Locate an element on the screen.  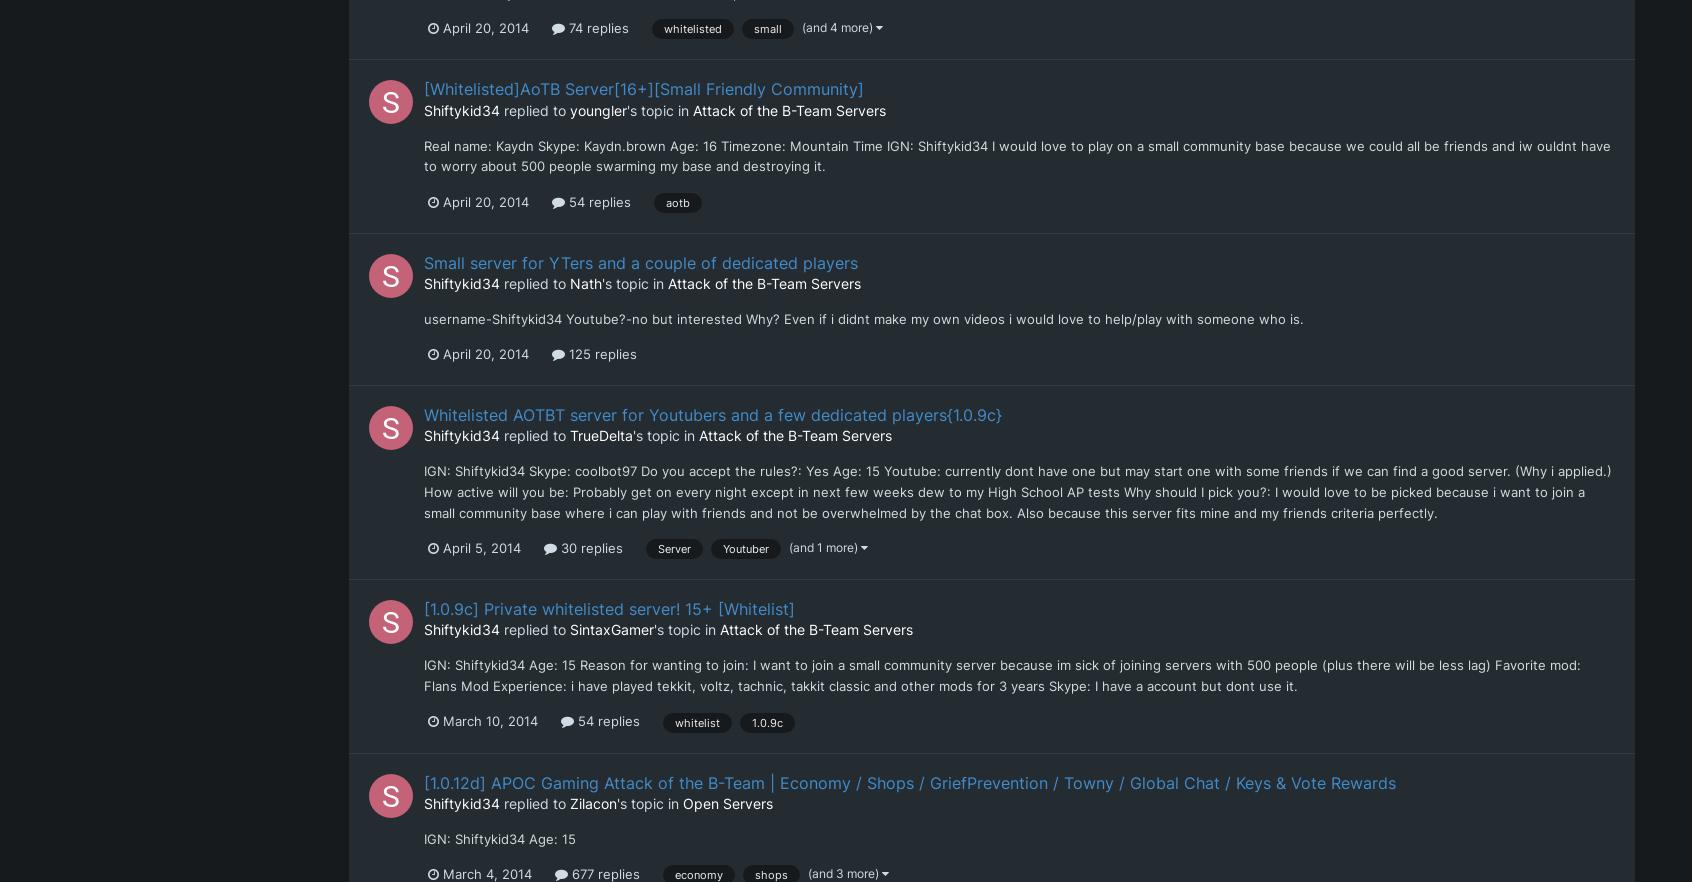
'(and 3 more)' is located at coordinates (844, 872).